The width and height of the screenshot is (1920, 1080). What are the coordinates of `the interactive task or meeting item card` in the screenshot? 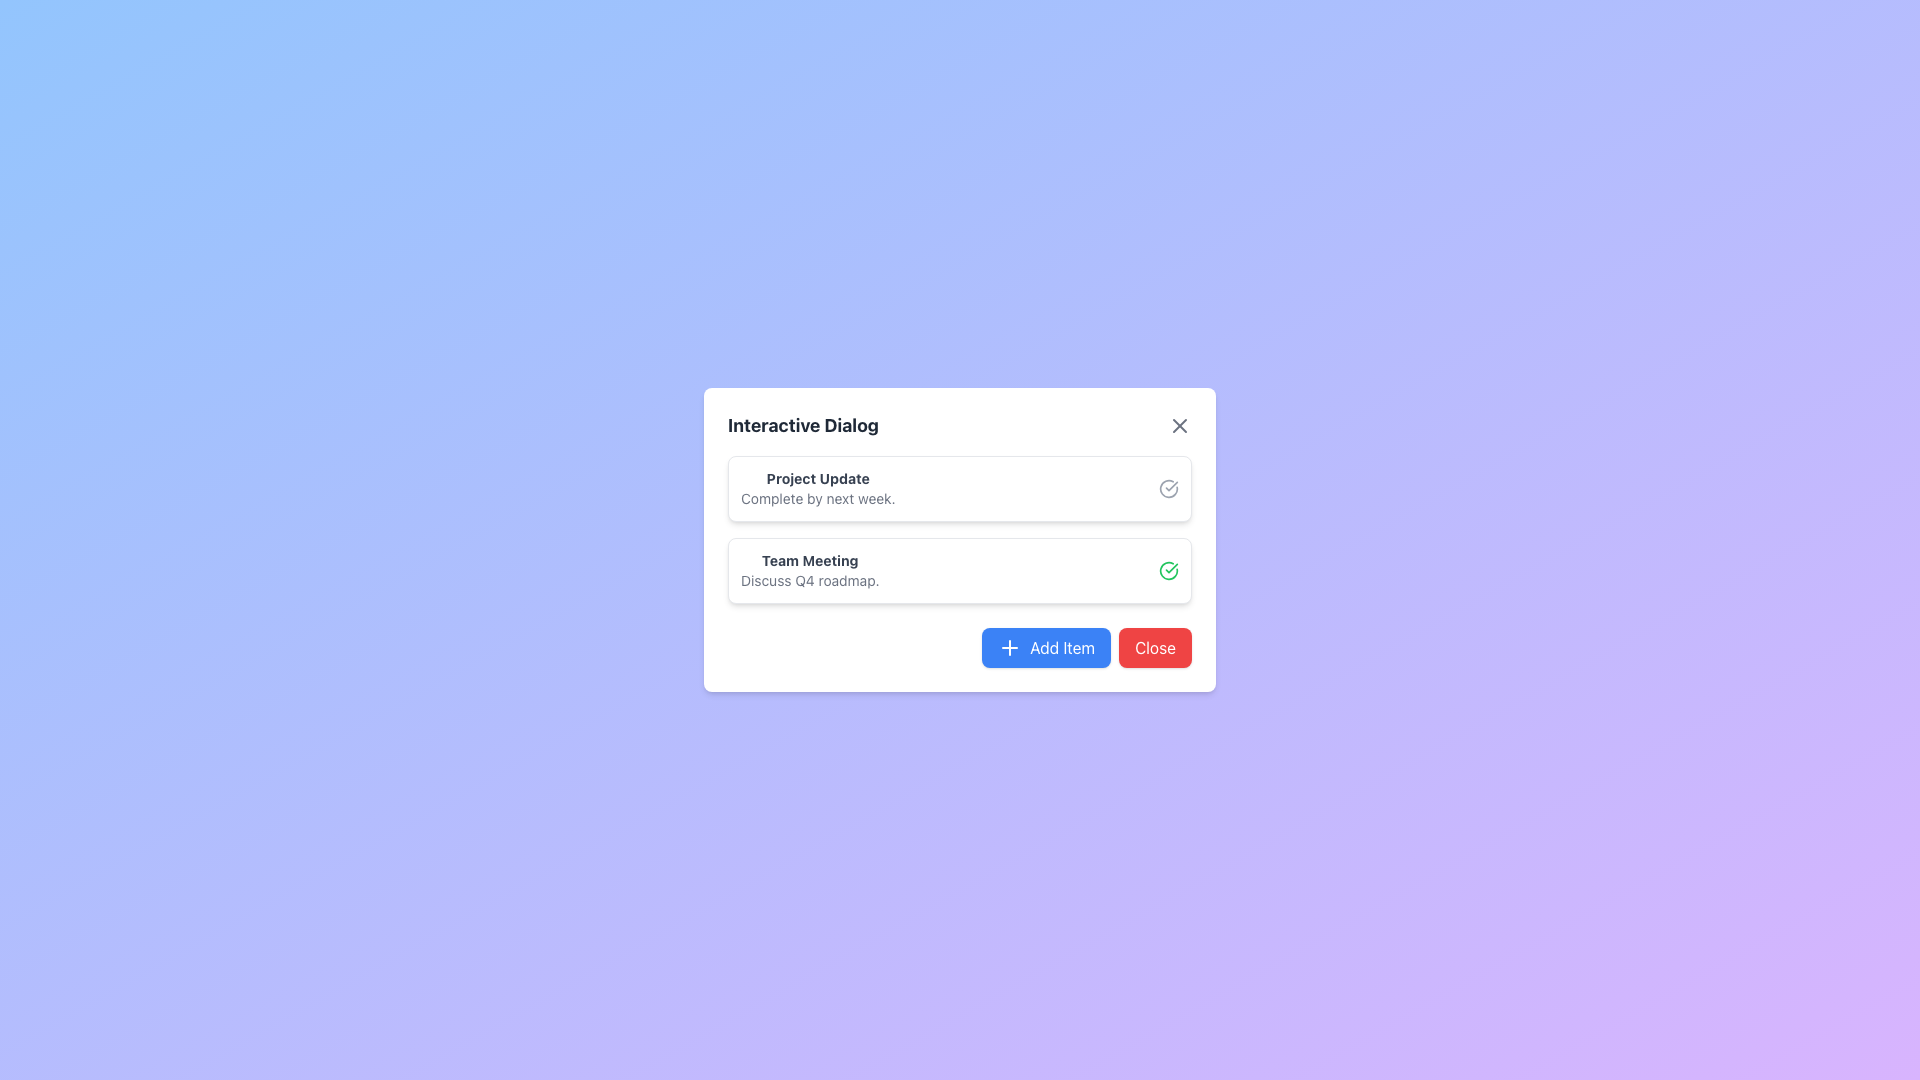 It's located at (960, 570).